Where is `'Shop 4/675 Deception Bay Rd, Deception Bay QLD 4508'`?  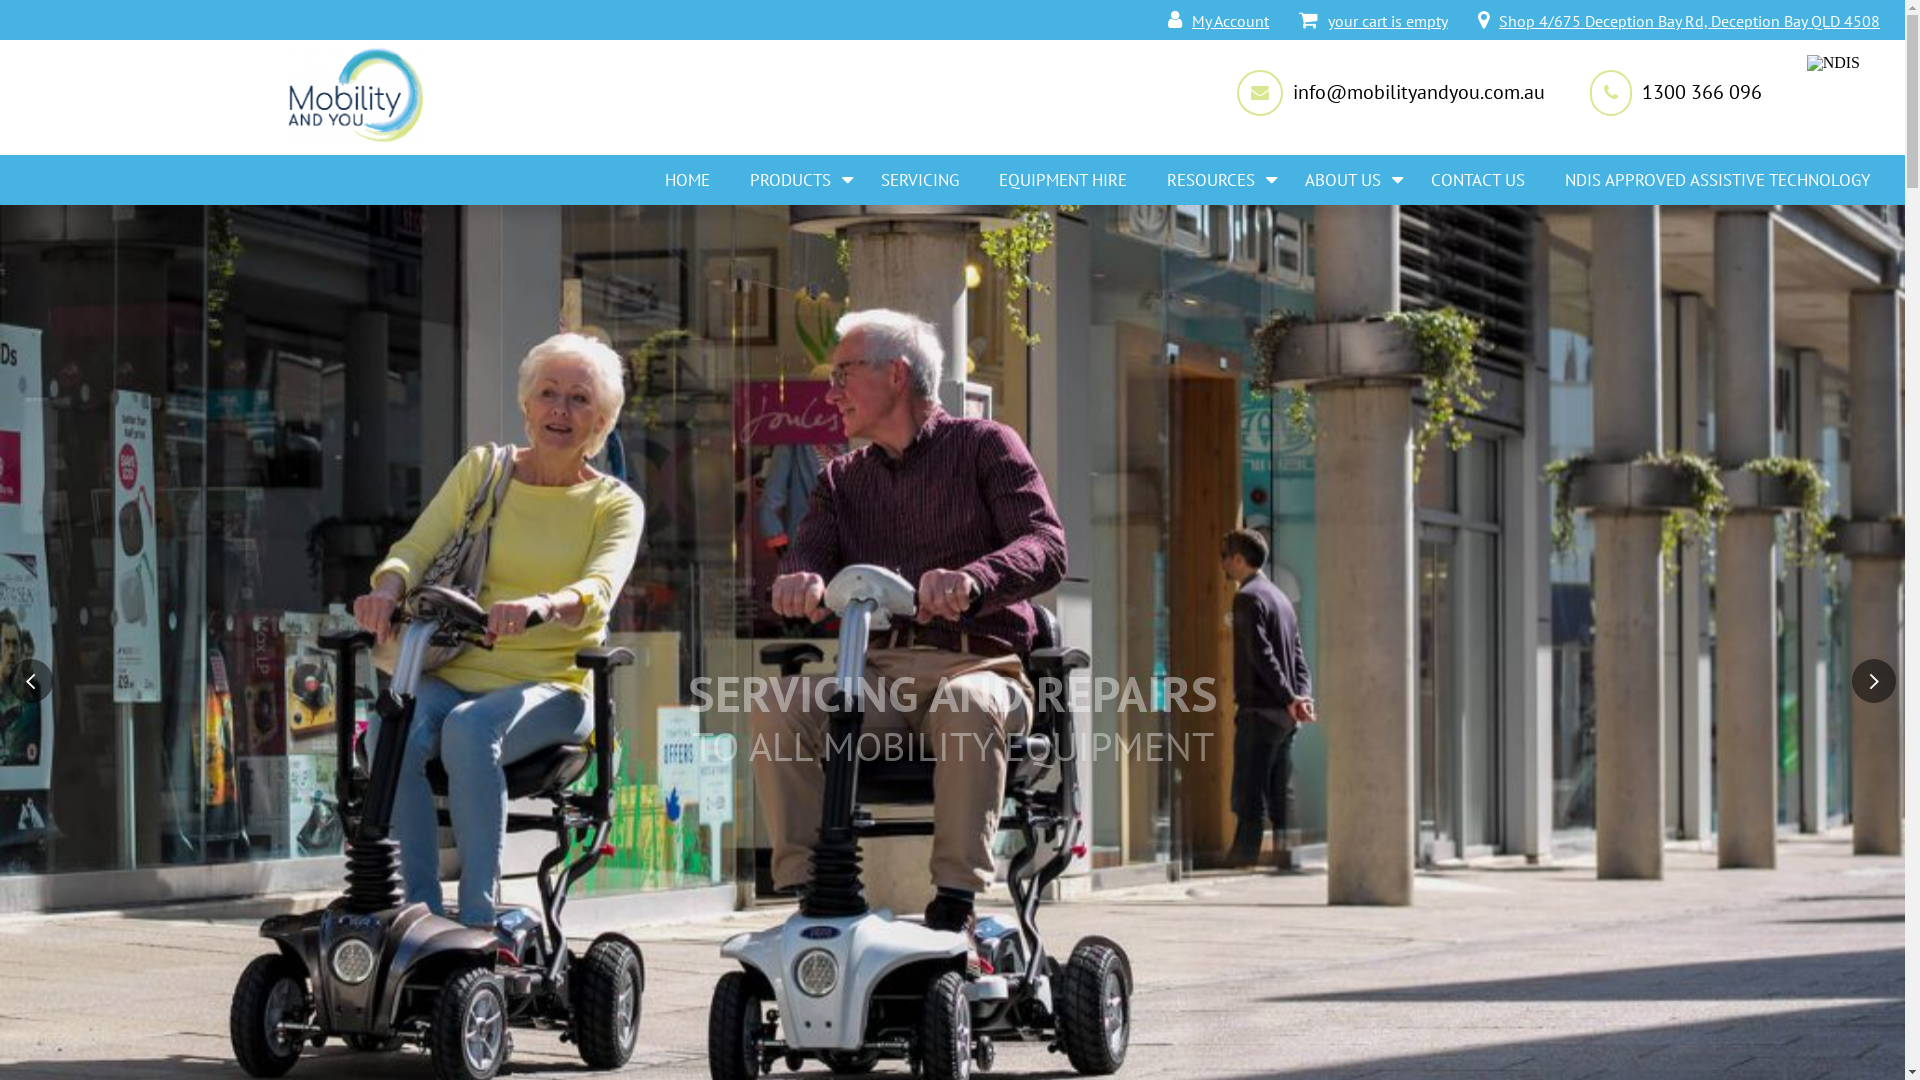 'Shop 4/675 Deception Bay Rd, Deception Bay QLD 4508' is located at coordinates (1679, 20).